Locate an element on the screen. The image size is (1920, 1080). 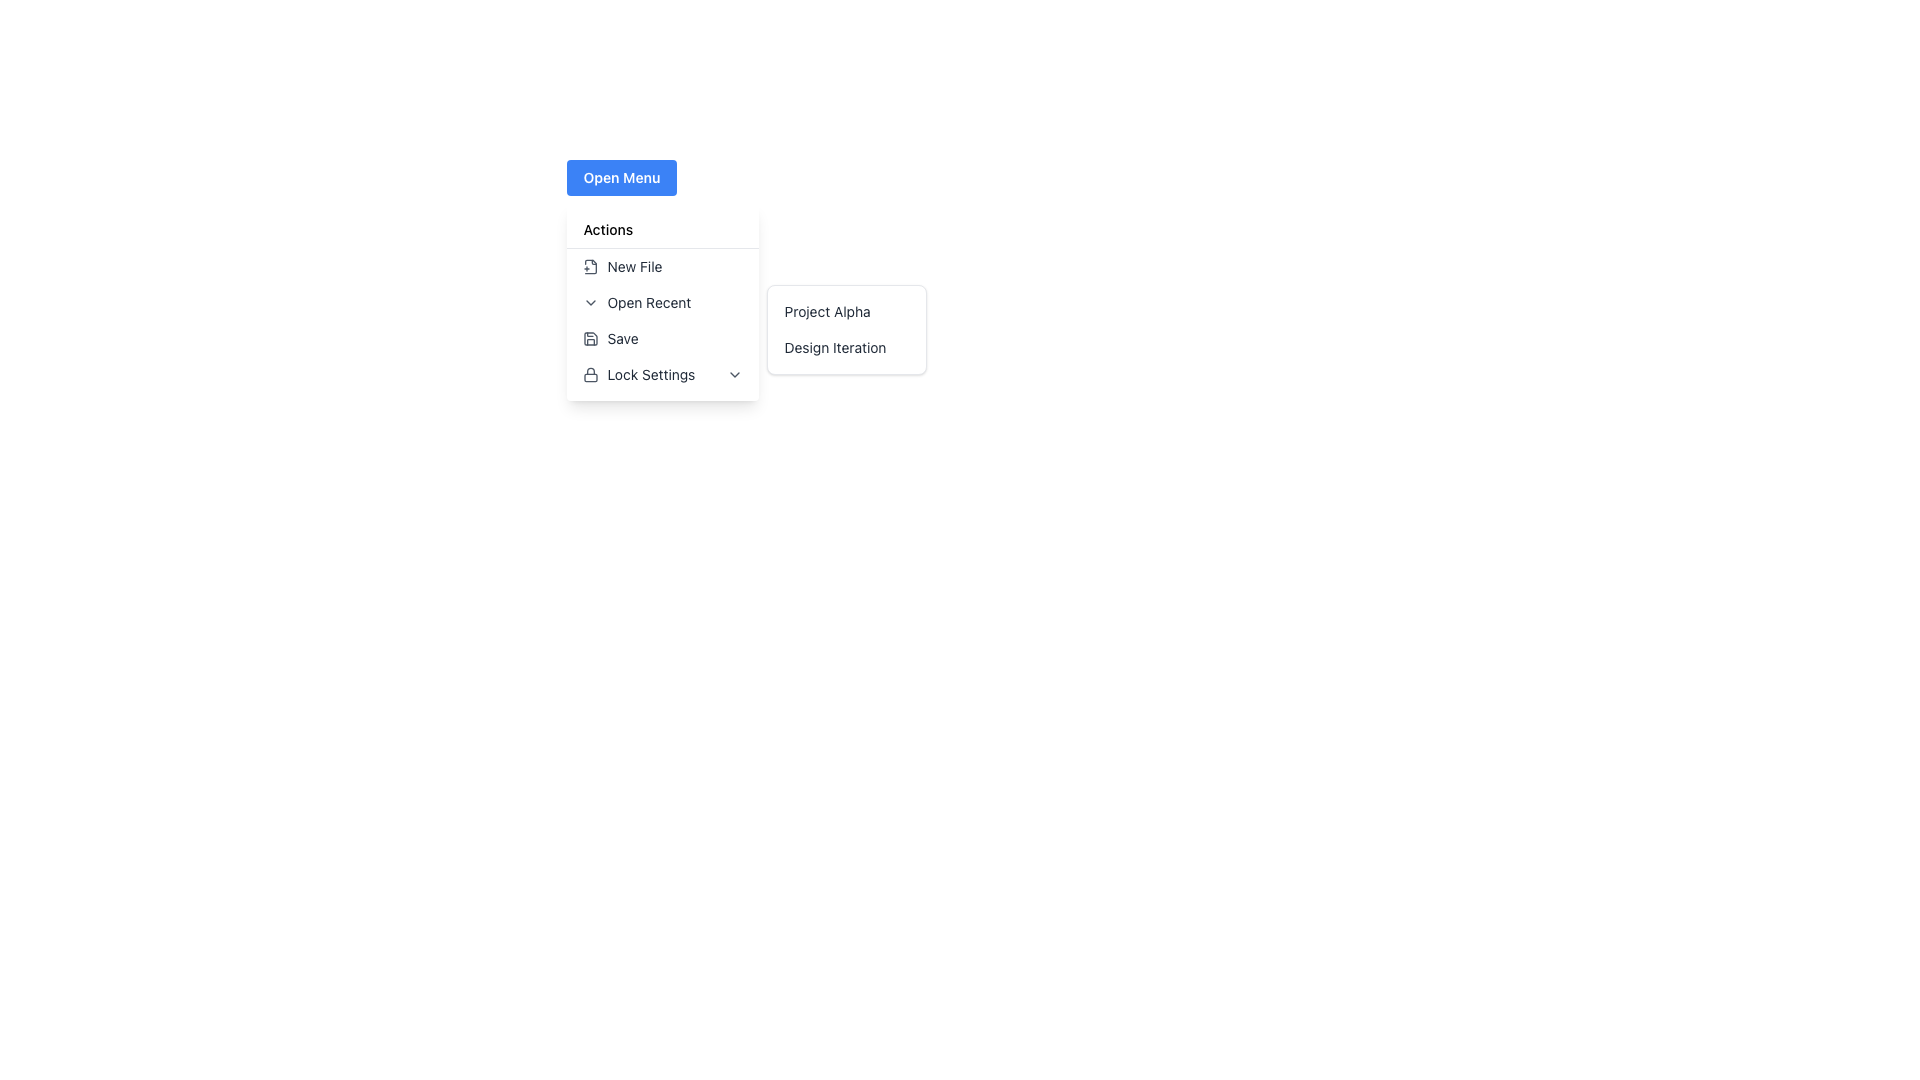
the small gray lock icon located to the left of the 'Lock Settings' text in the dropdown menu under the 'Actions' header is located at coordinates (590, 374).